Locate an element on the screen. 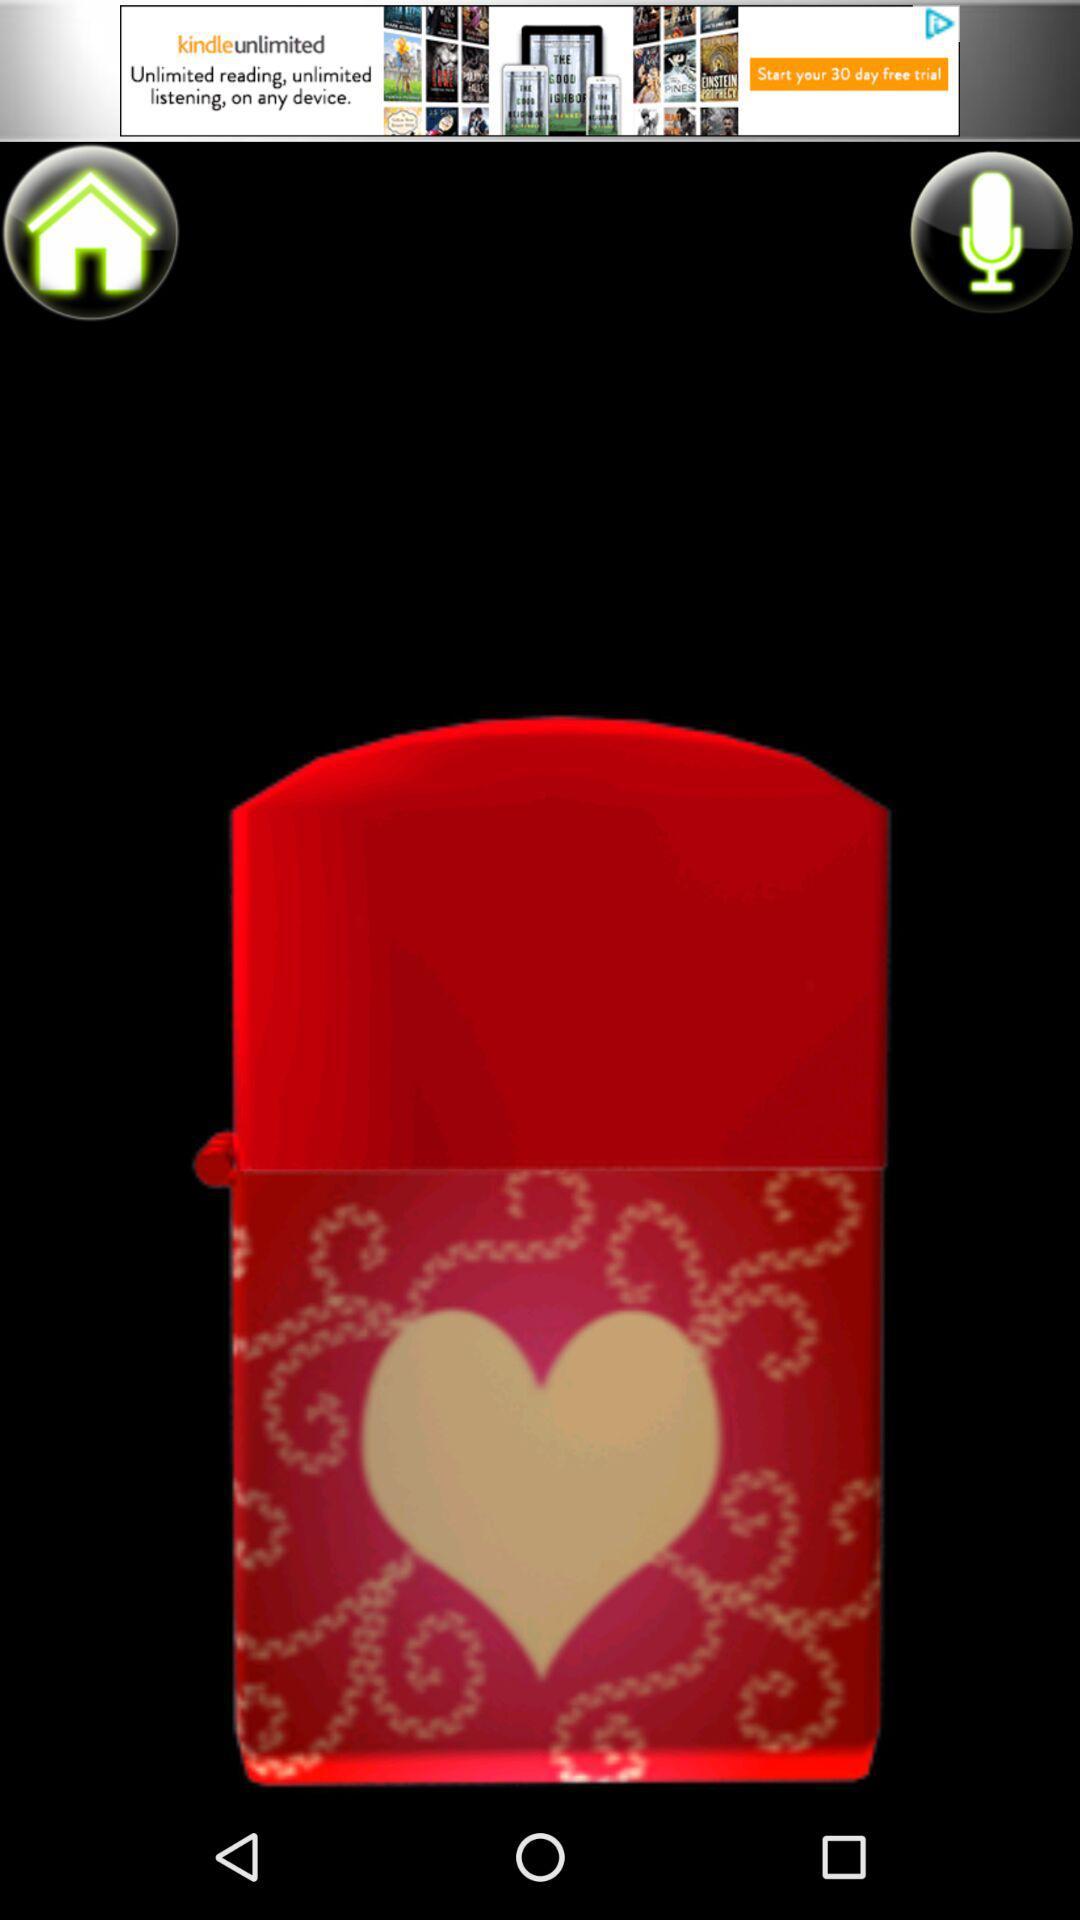 This screenshot has width=1080, height=1920. activates microphone is located at coordinates (990, 231).